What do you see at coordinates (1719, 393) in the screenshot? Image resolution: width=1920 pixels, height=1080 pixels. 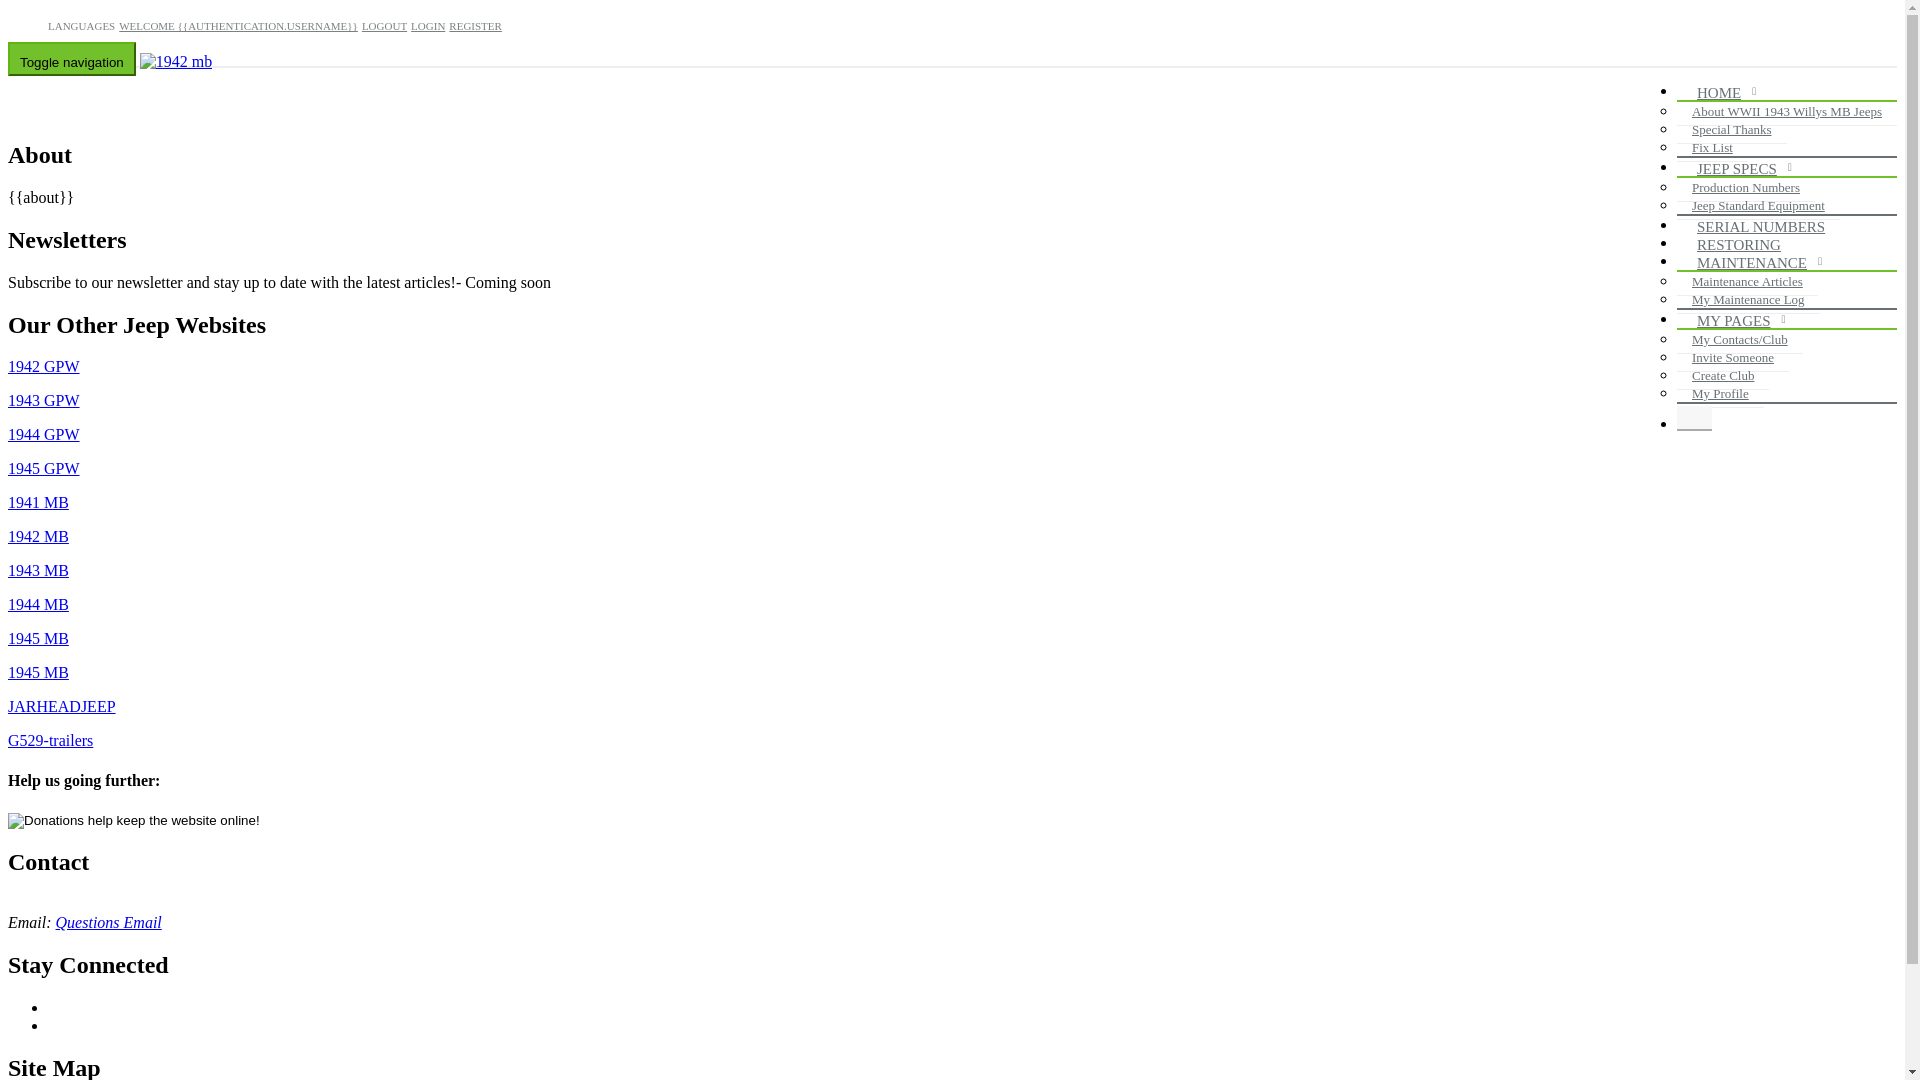 I see `'My Profile'` at bounding box center [1719, 393].